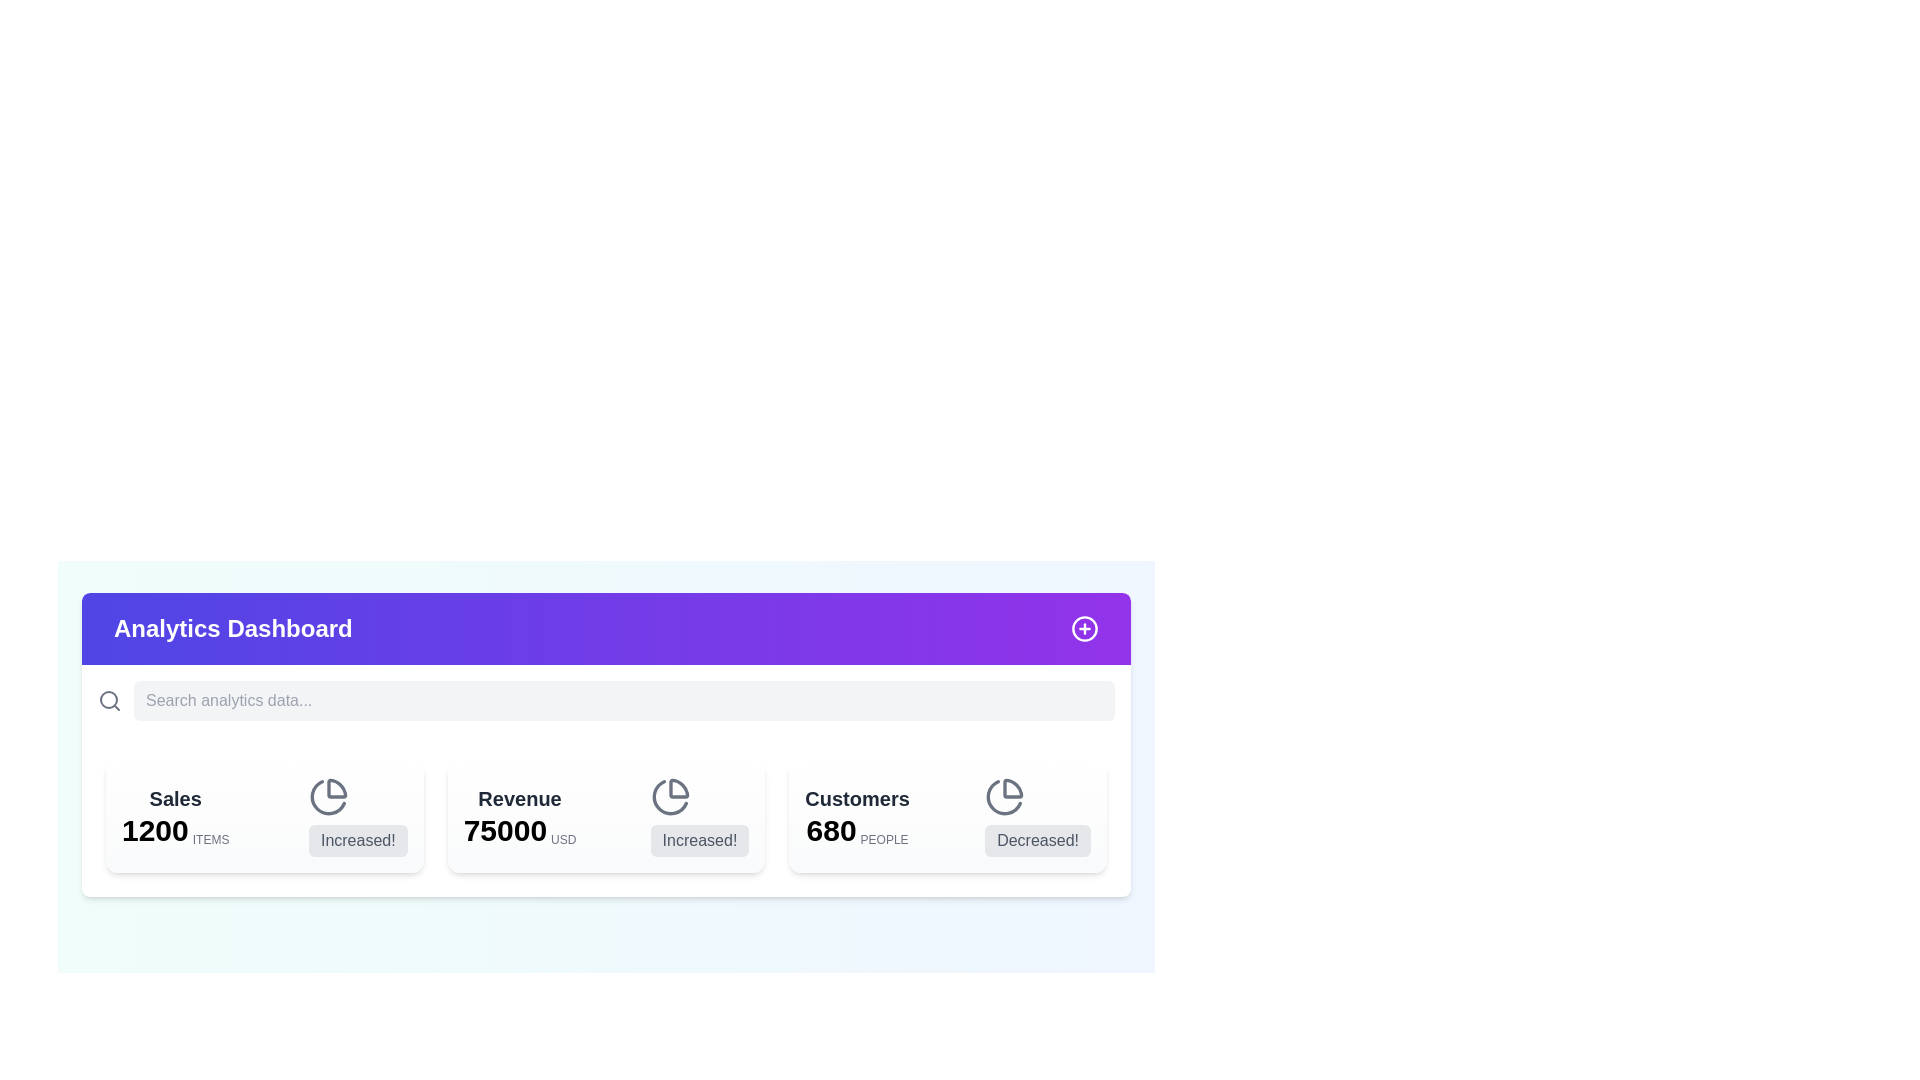 The image size is (1920, 1080). What do you see at coordinates (1005, 796) in the screenshot?
I see `properties of the SVG icon located in the 'Customers' section of the dashboard, adjacent to the 'Decreased!' label` at bounding box center [1005, 796].